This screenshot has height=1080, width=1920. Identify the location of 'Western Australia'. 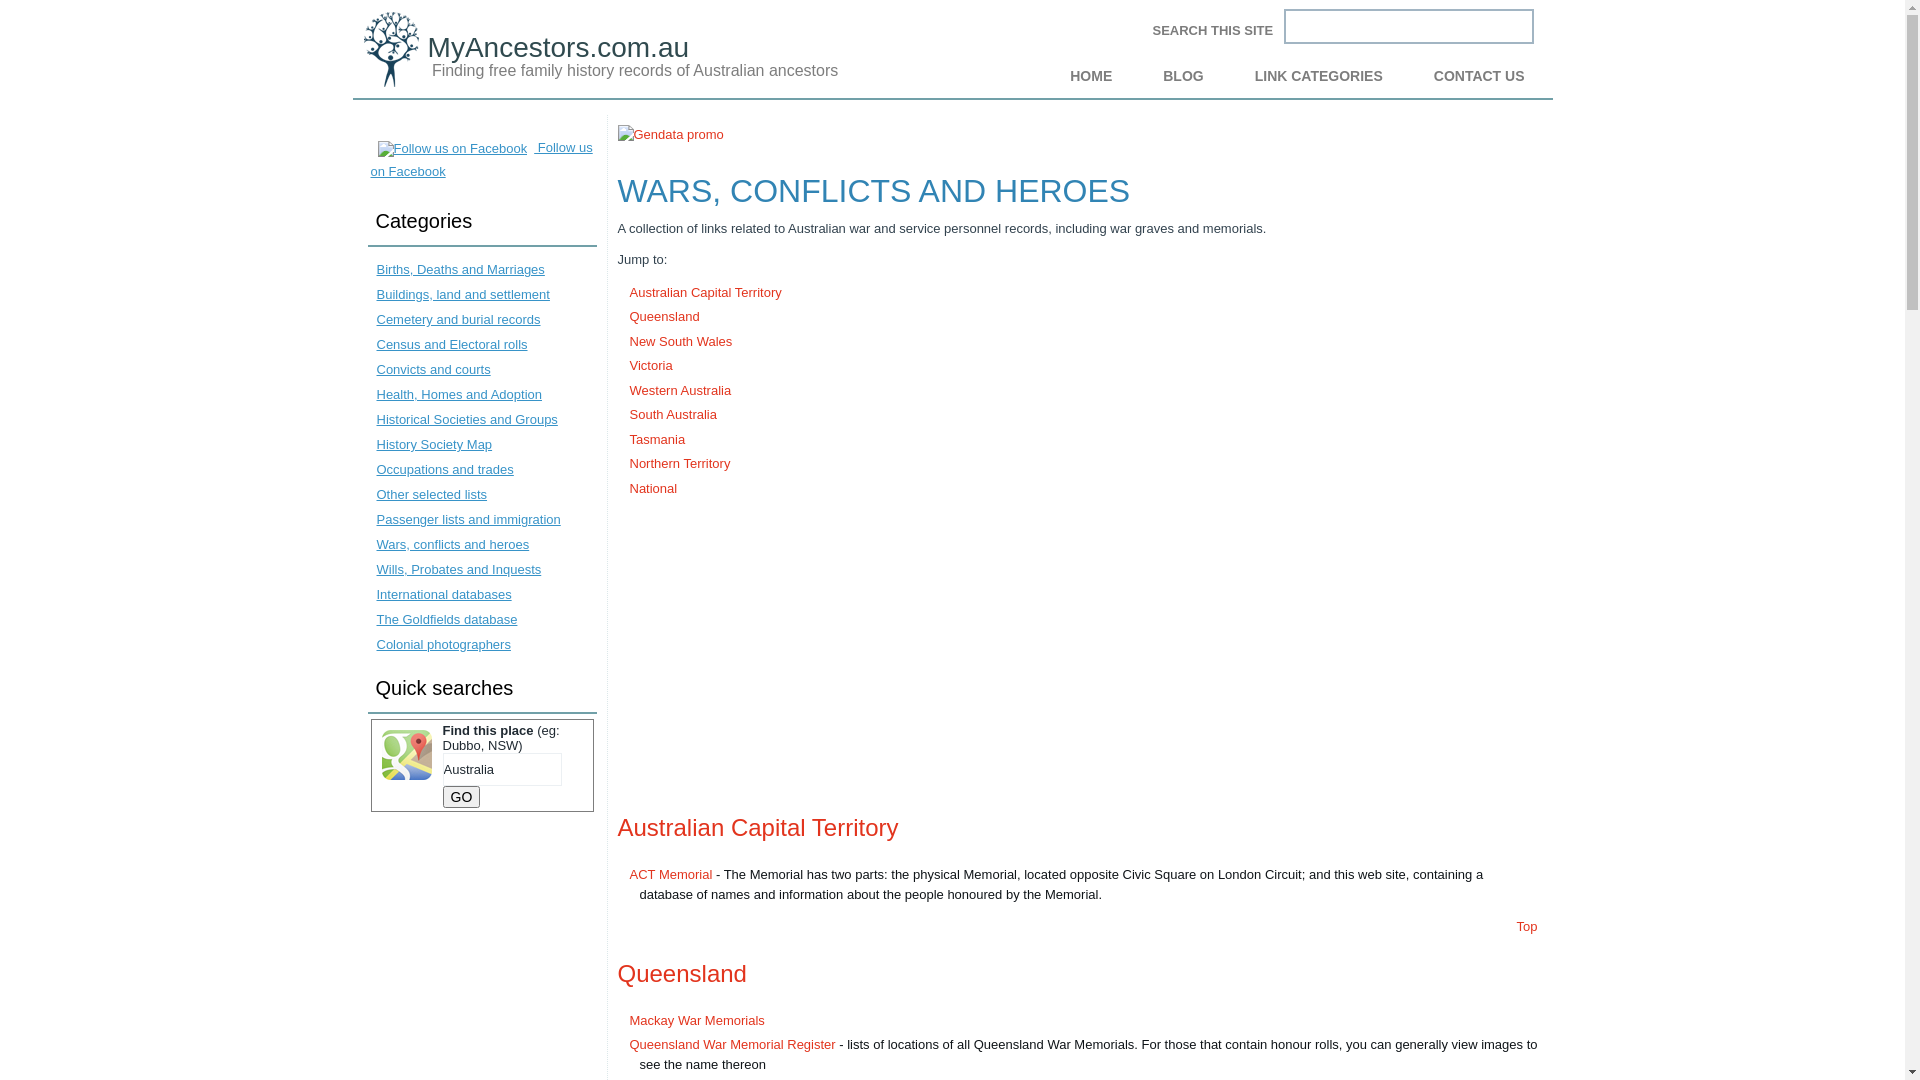
(681, 389).